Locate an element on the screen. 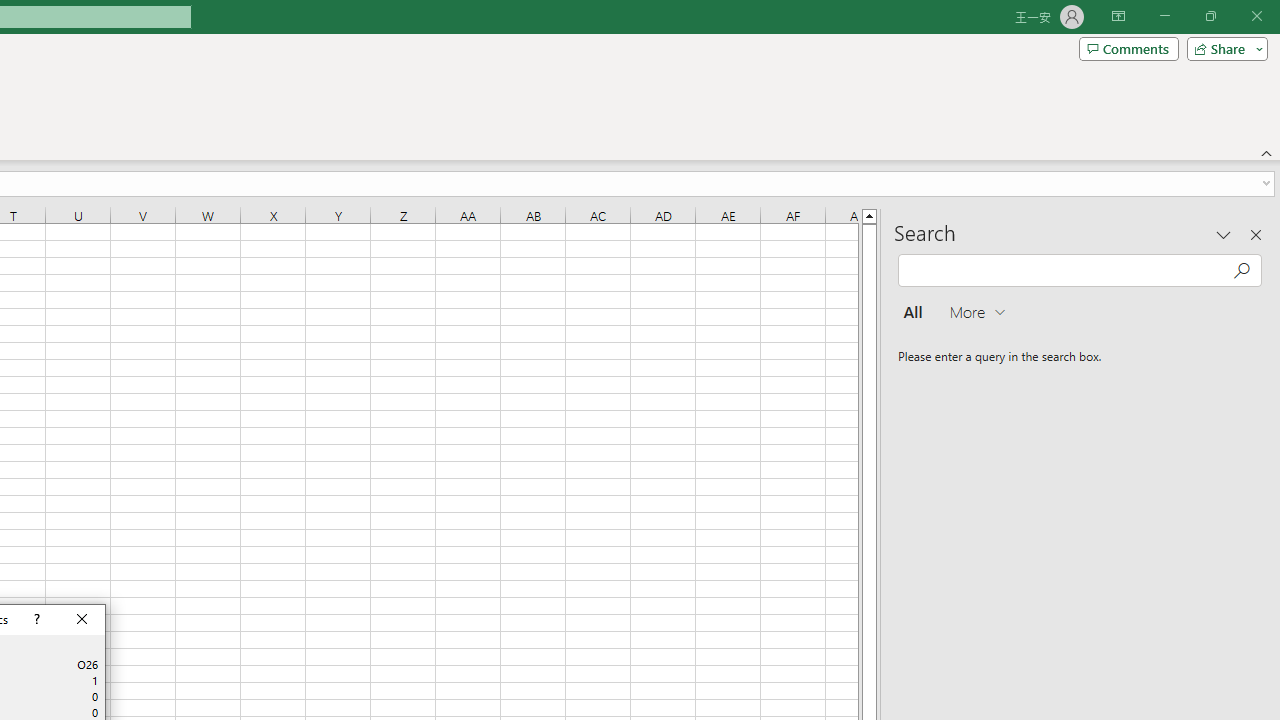 The width and height of the screenshot is (1280, 720). 'Context help' is located at coordinates (35, 618).